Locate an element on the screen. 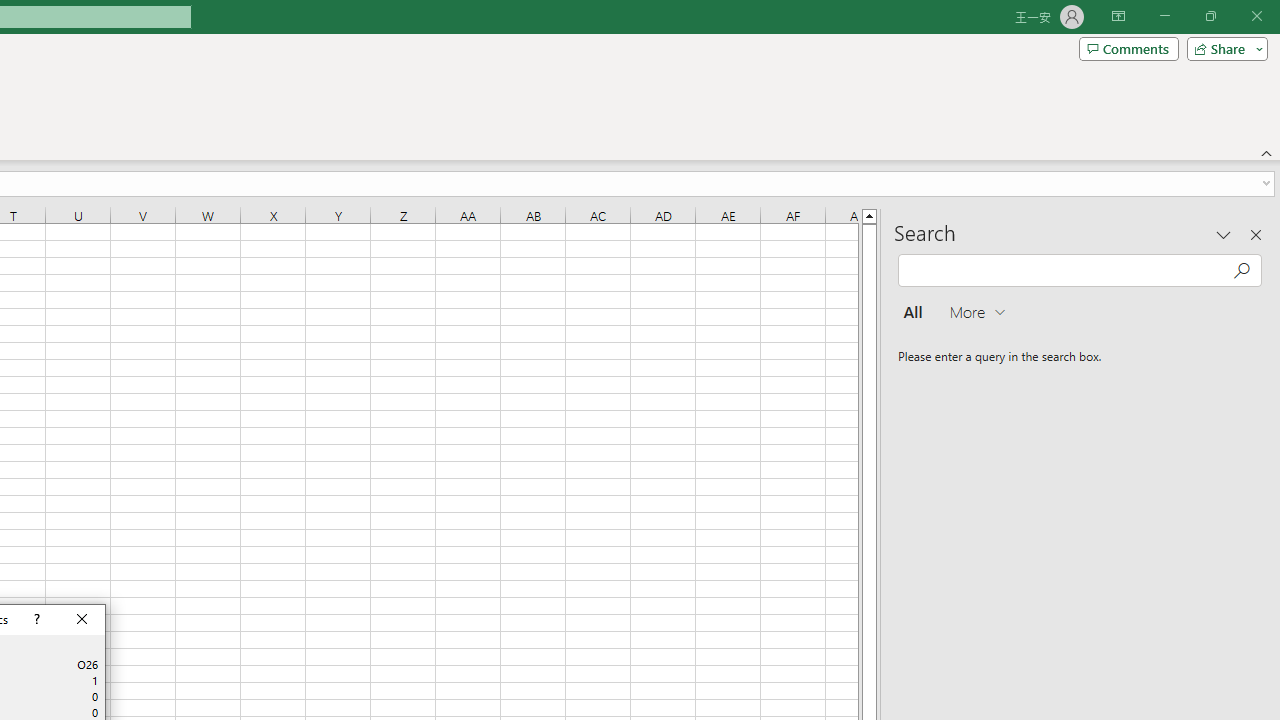 The width and height of the screenshot is (1280, 720). 'Context help' is located at coordinates (35, 618).